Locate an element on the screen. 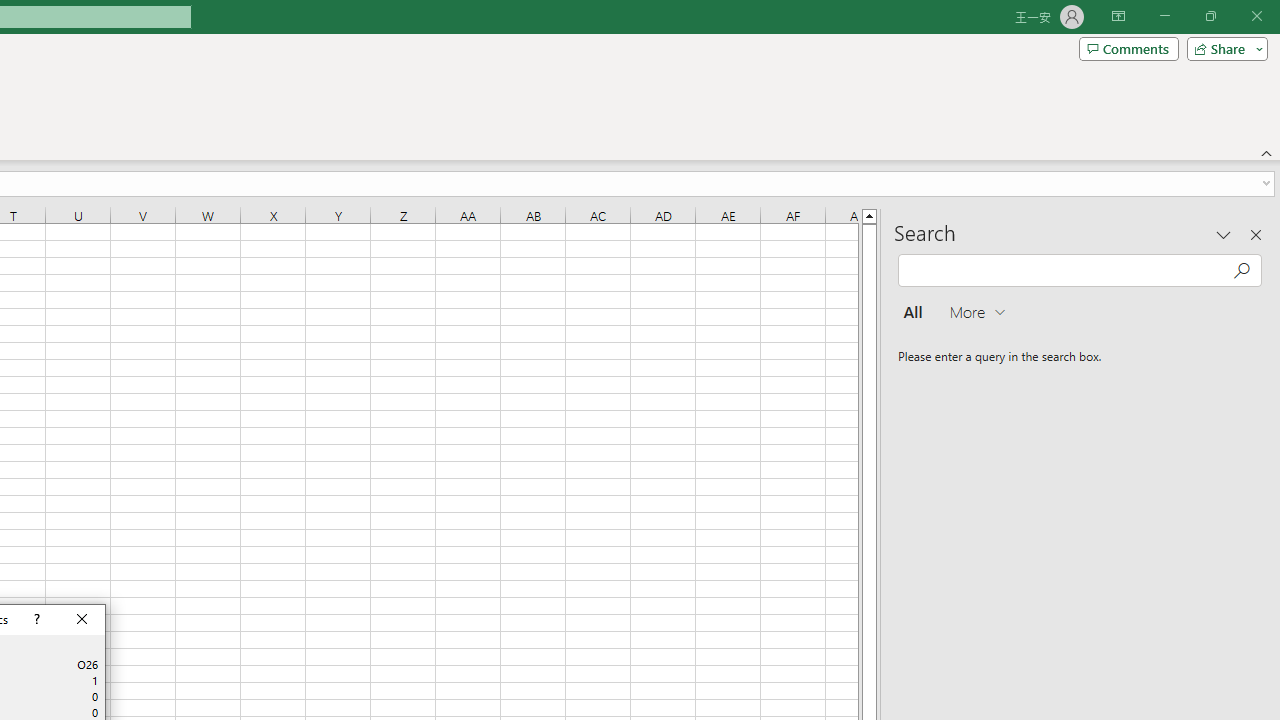 The width and height of the screenshot is (1280, 720). 'Context help' is located at coordinates (35, 618).